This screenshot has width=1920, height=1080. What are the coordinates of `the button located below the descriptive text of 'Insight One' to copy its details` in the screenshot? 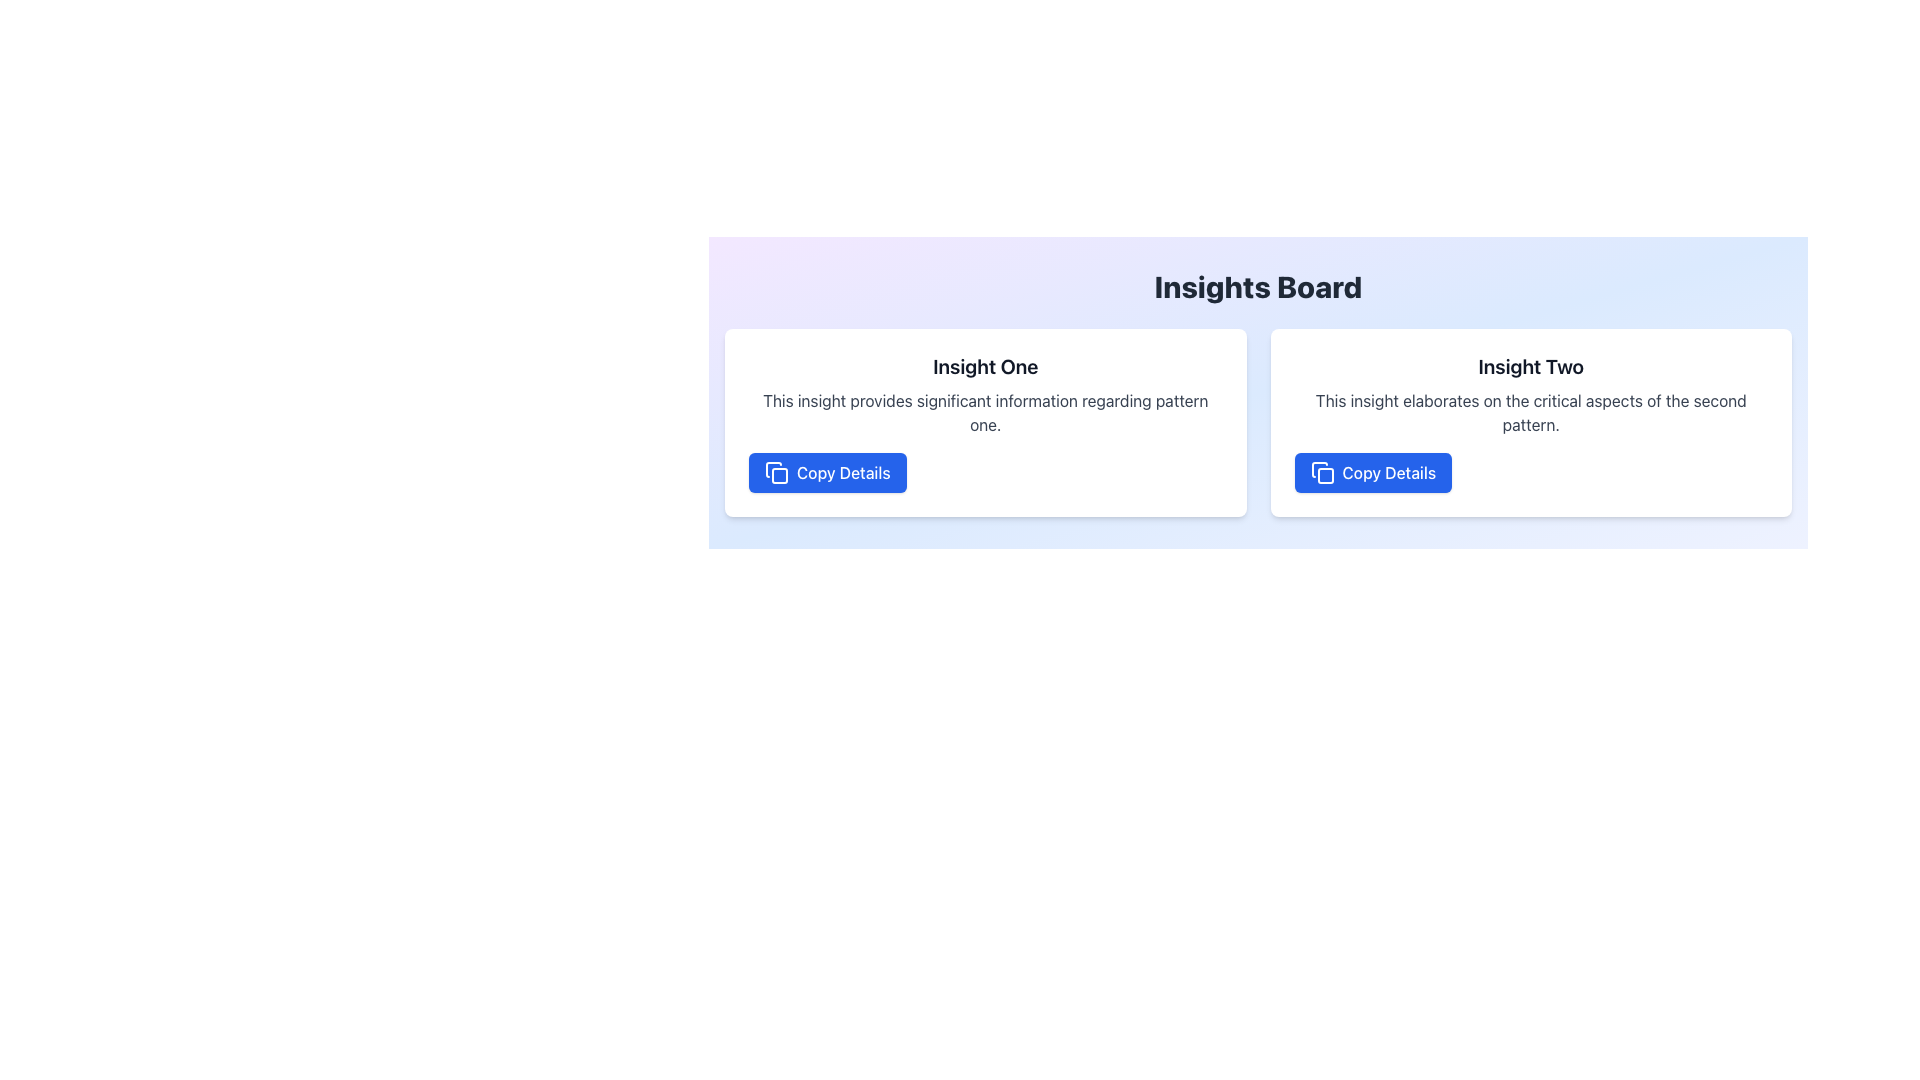 It's located at (827, 473).